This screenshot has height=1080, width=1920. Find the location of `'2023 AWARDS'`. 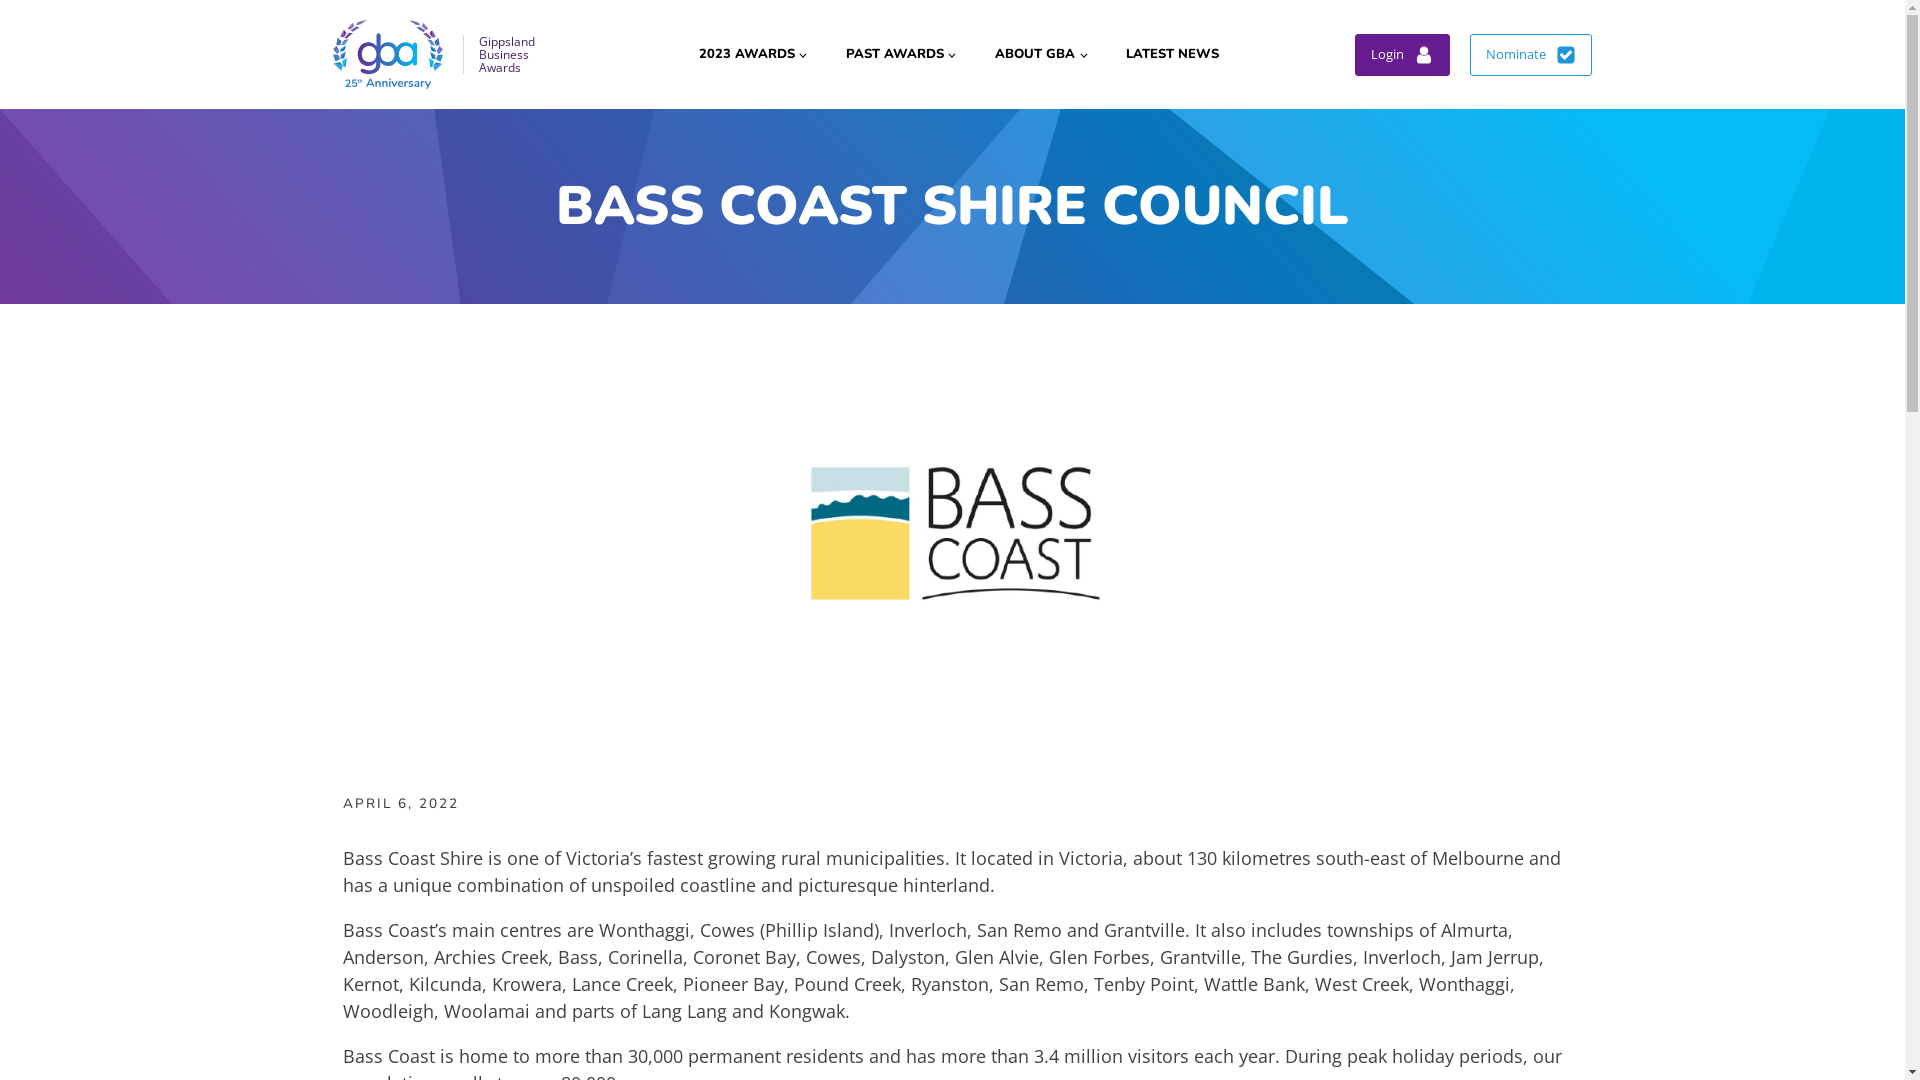

'2023 AWARDS' is located at coordinates (751, 53).